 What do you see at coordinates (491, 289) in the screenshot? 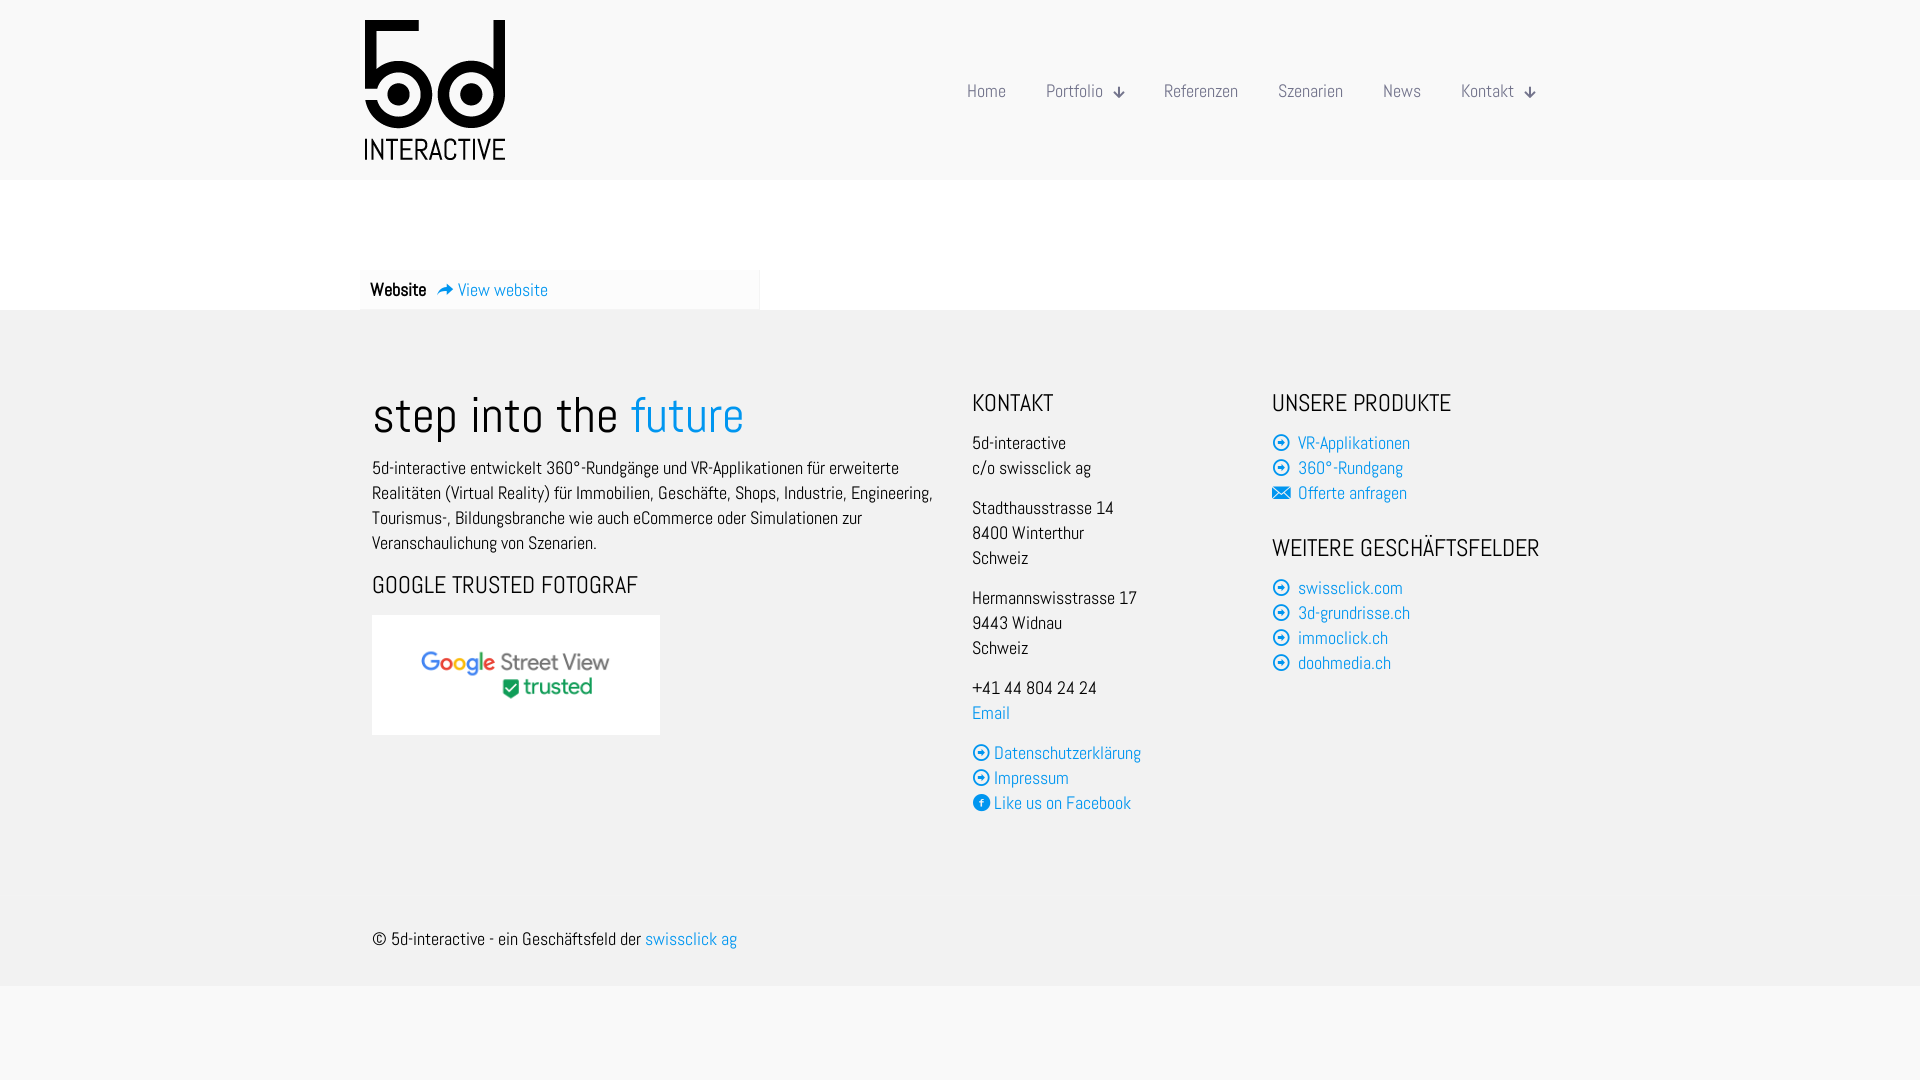
I see `'View website'` at bounding box center [491, 289].